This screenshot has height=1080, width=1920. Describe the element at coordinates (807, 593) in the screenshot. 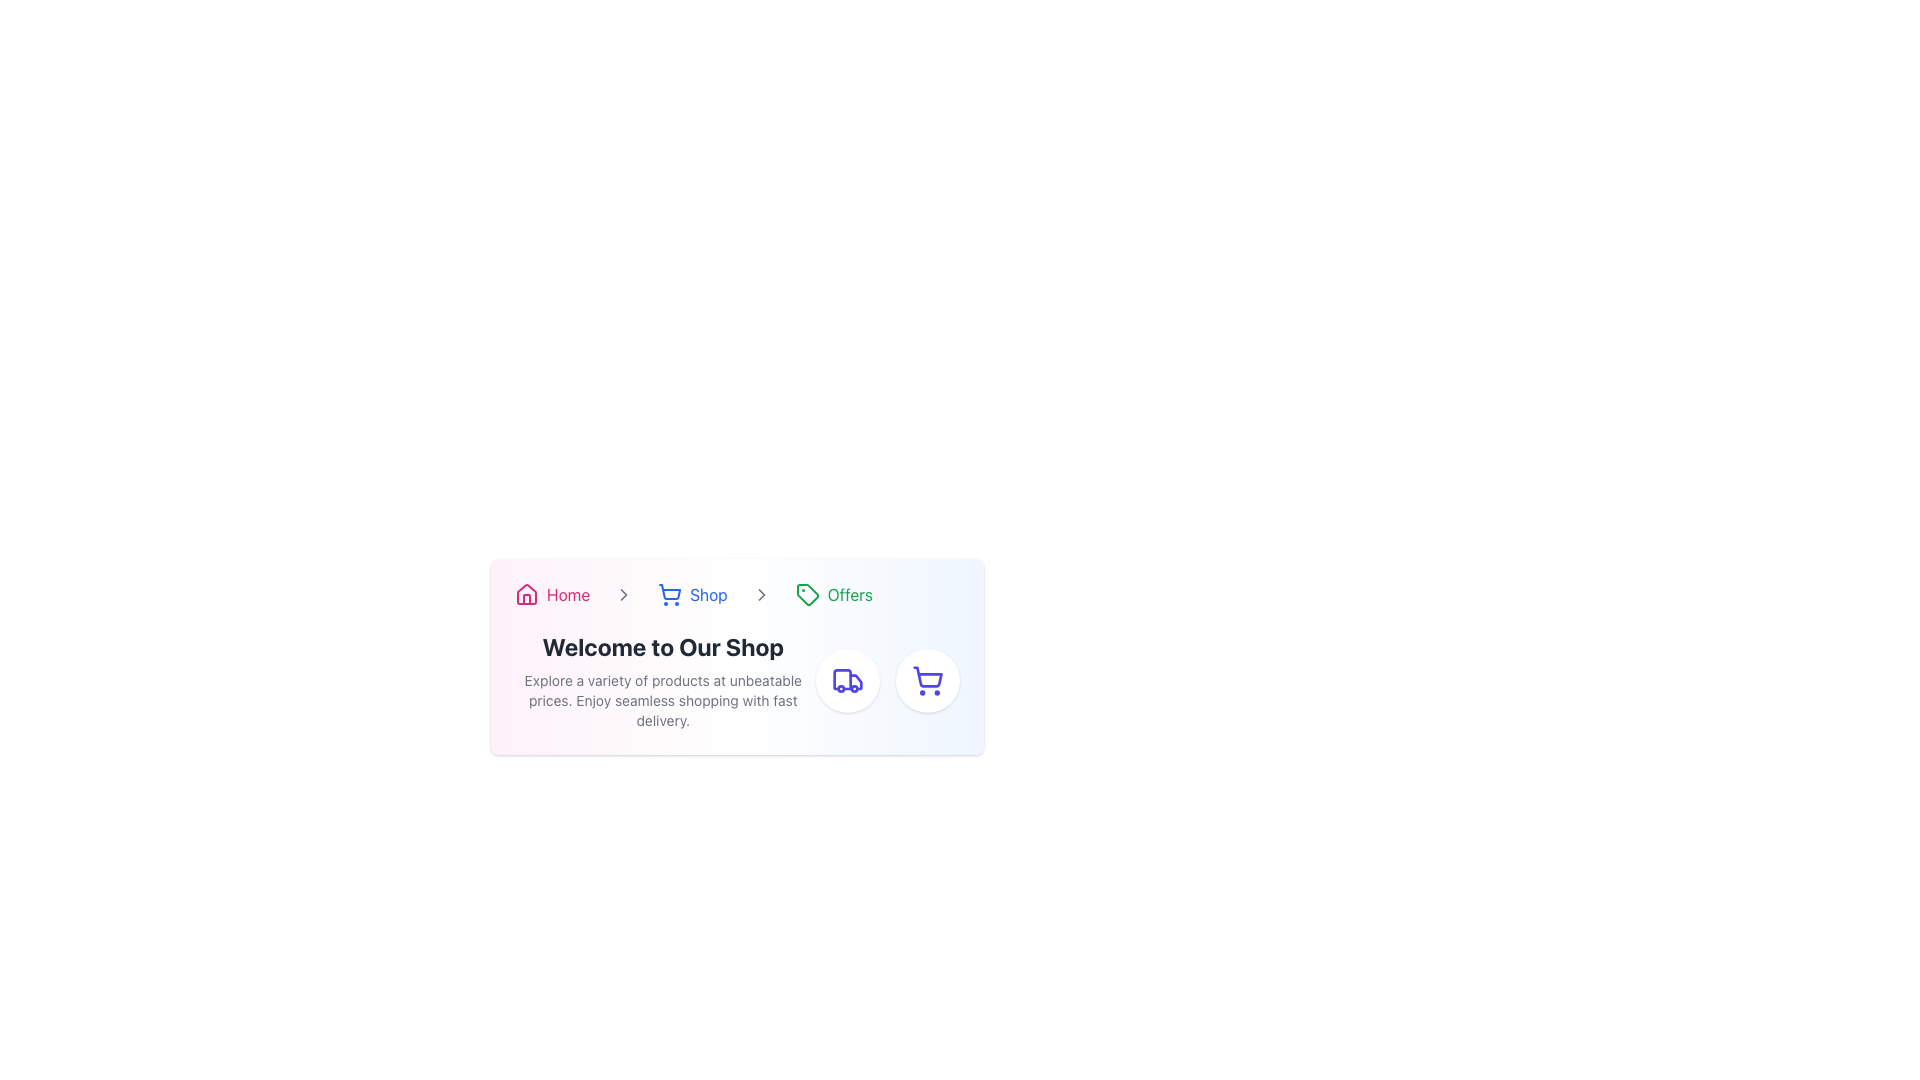

I see `the tag icon in the breadcrumb navigation bar, located between the 'Shop' link and the 'Offers' text` at that location.